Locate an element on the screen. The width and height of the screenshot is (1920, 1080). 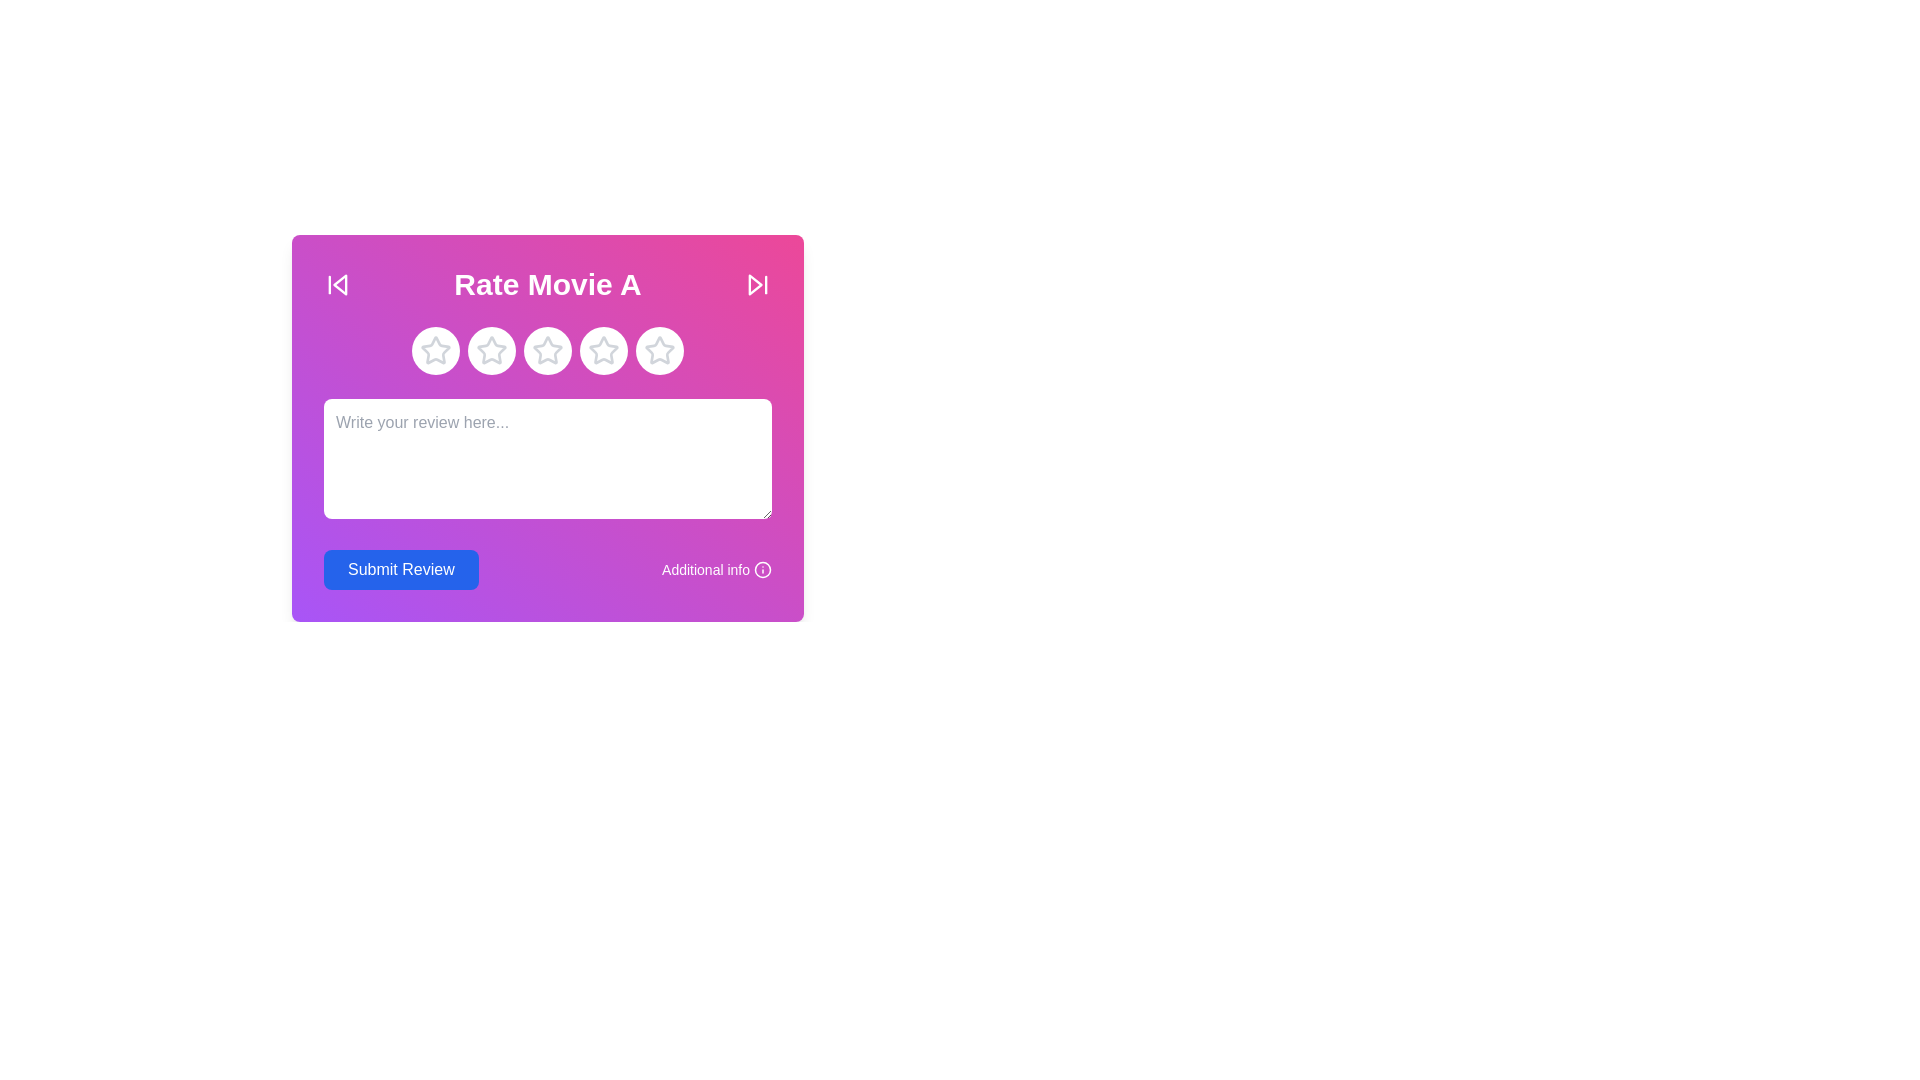
the fifth circular button with a gray star icon to register a five-star rating is located at coordinates (660, 350).